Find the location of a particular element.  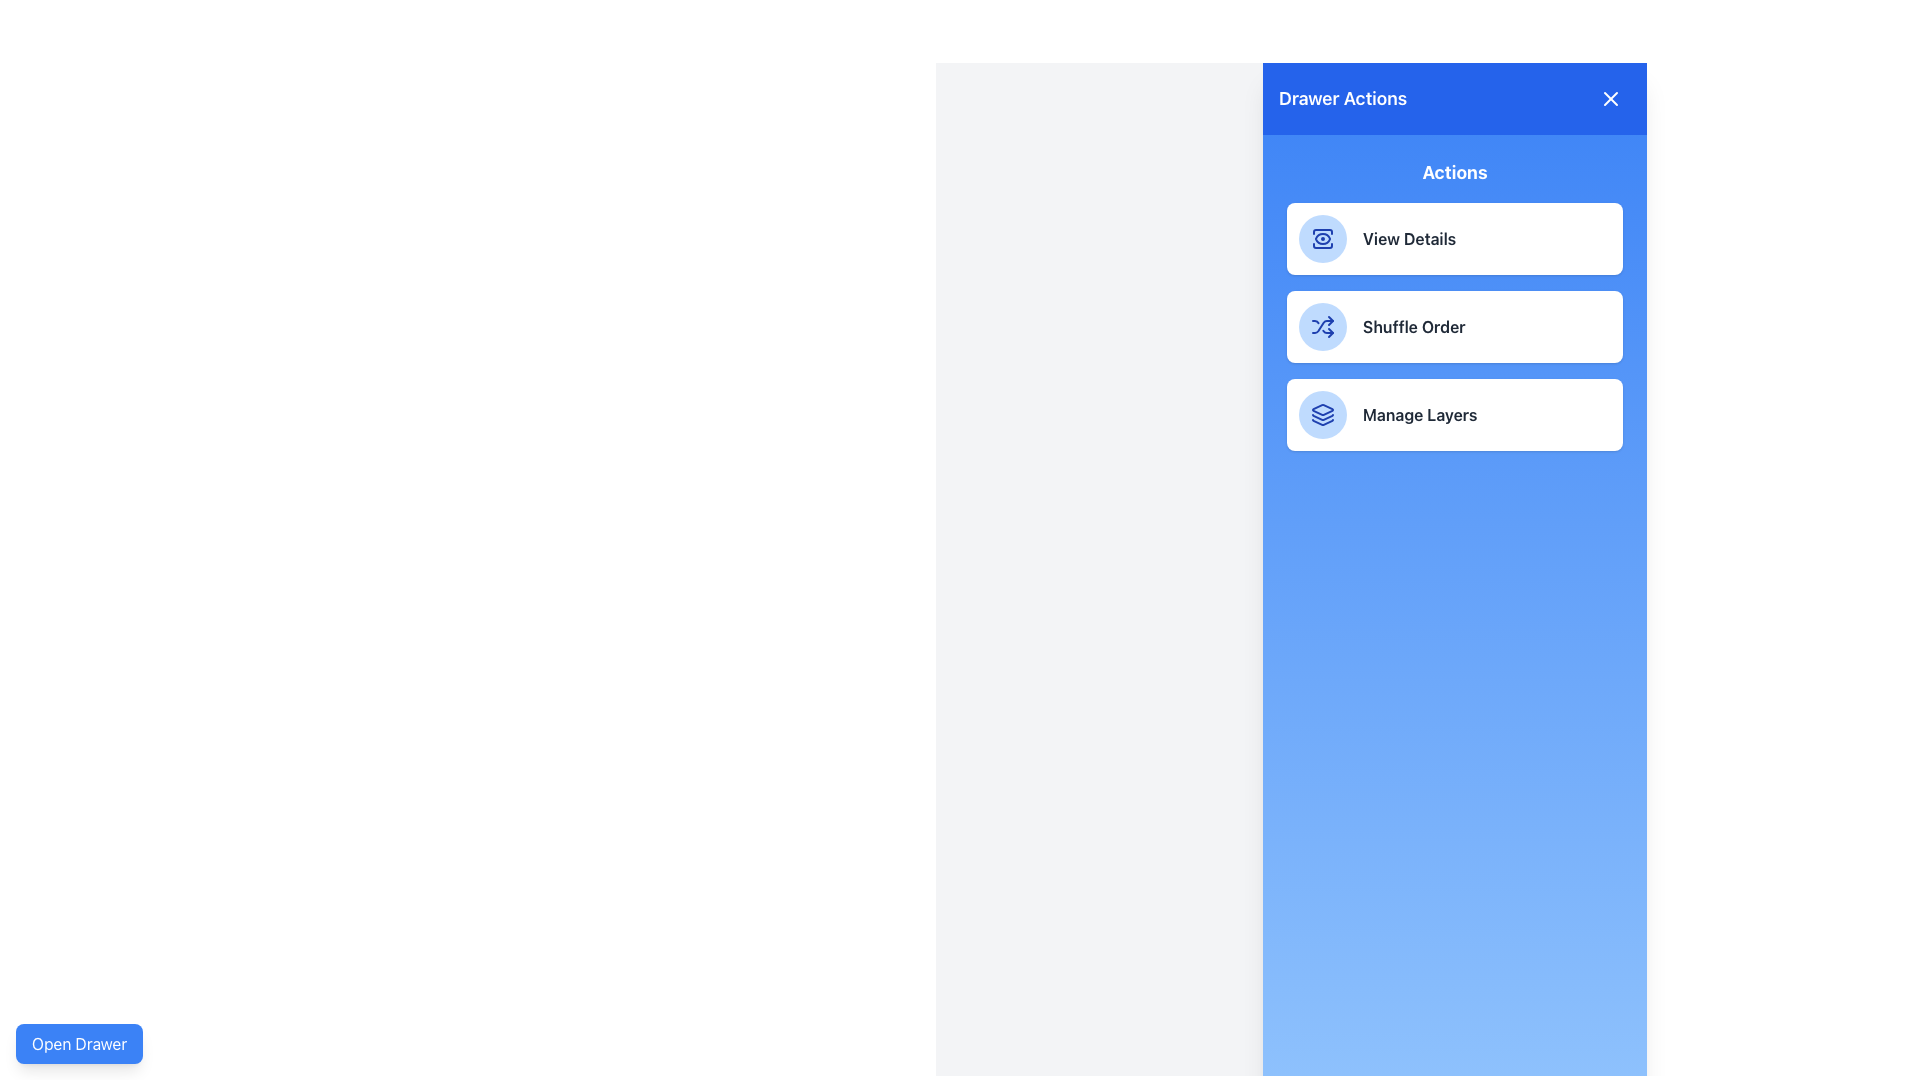

the text label displaying 'Actions', which is styled with white text on a blue background and located beneath the header 'Drawer Actions' in the side panel is located at coordinates (1454, 172).